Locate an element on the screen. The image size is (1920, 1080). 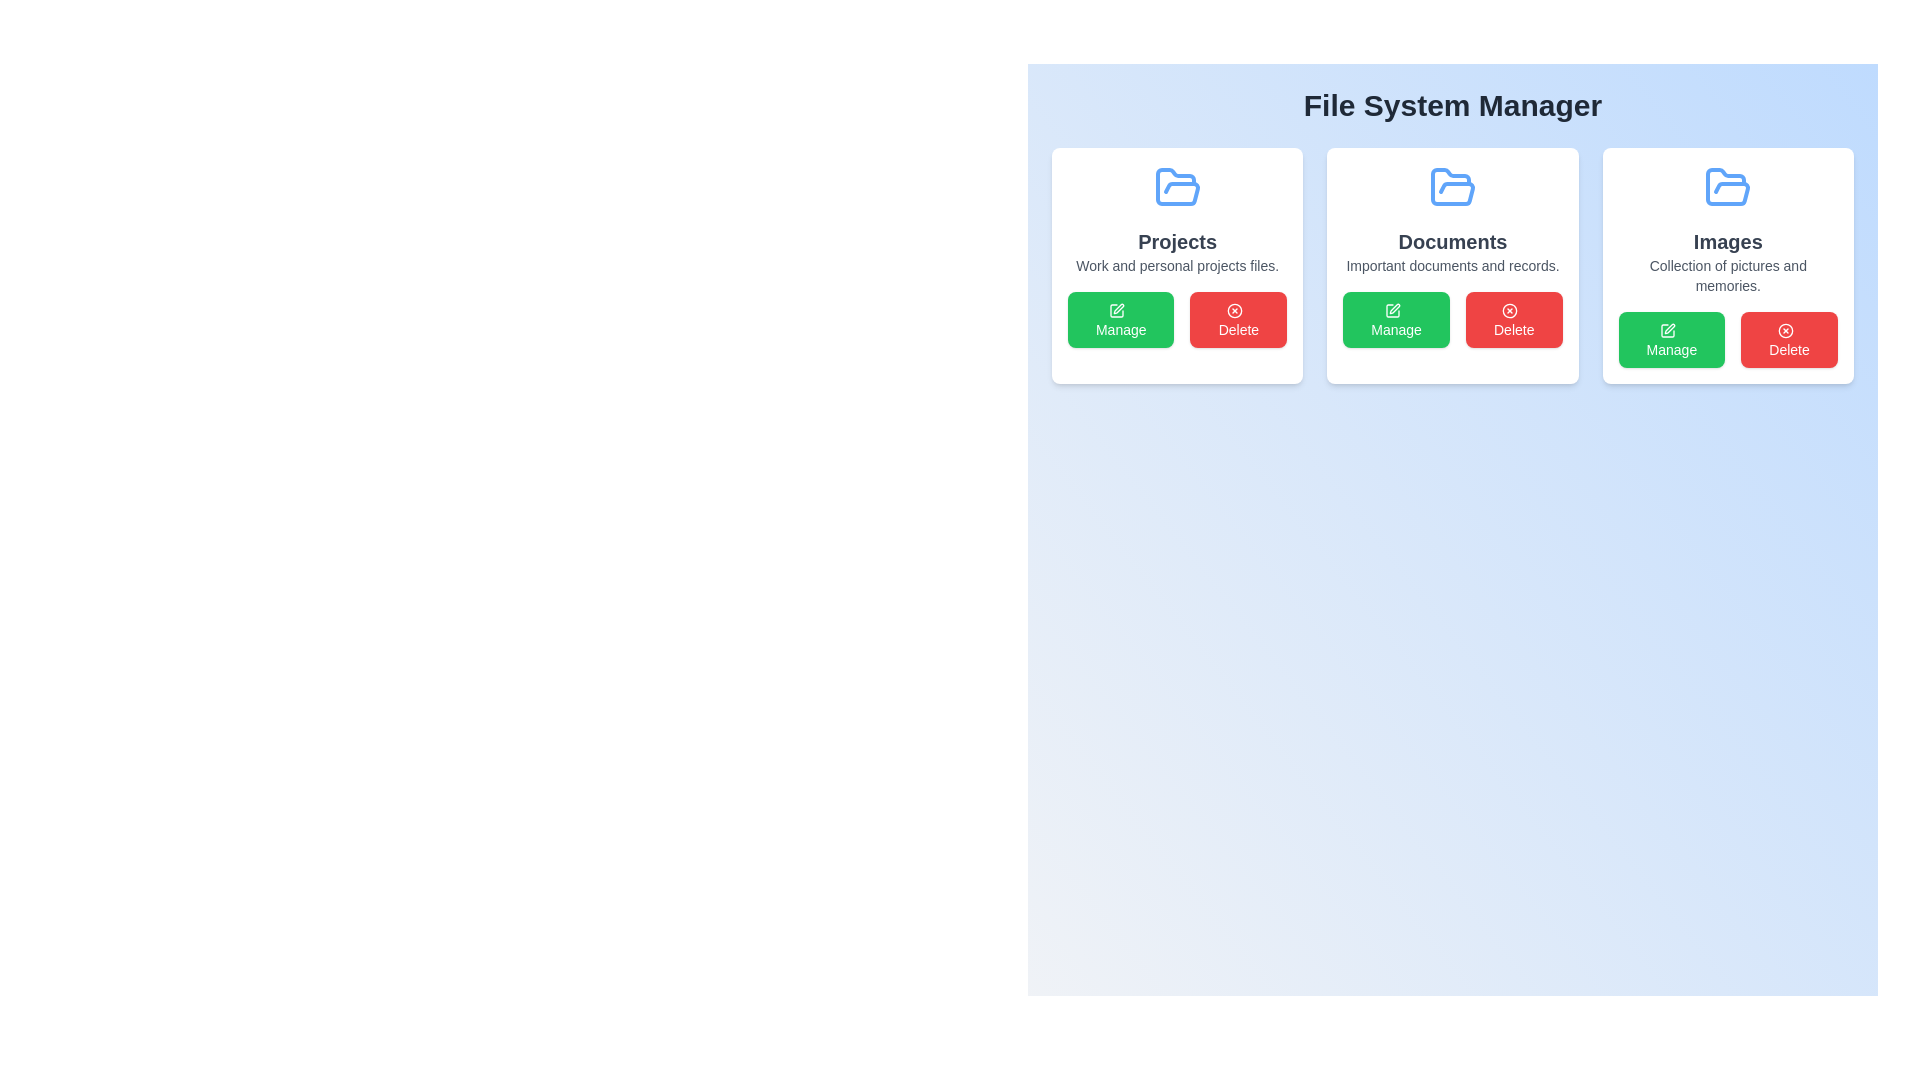
the part of the editing icon within the green 'Manage' button located under the 'Projects' card to invoke the manage action related to 'Projects' is located at coordinates (1116, 311).